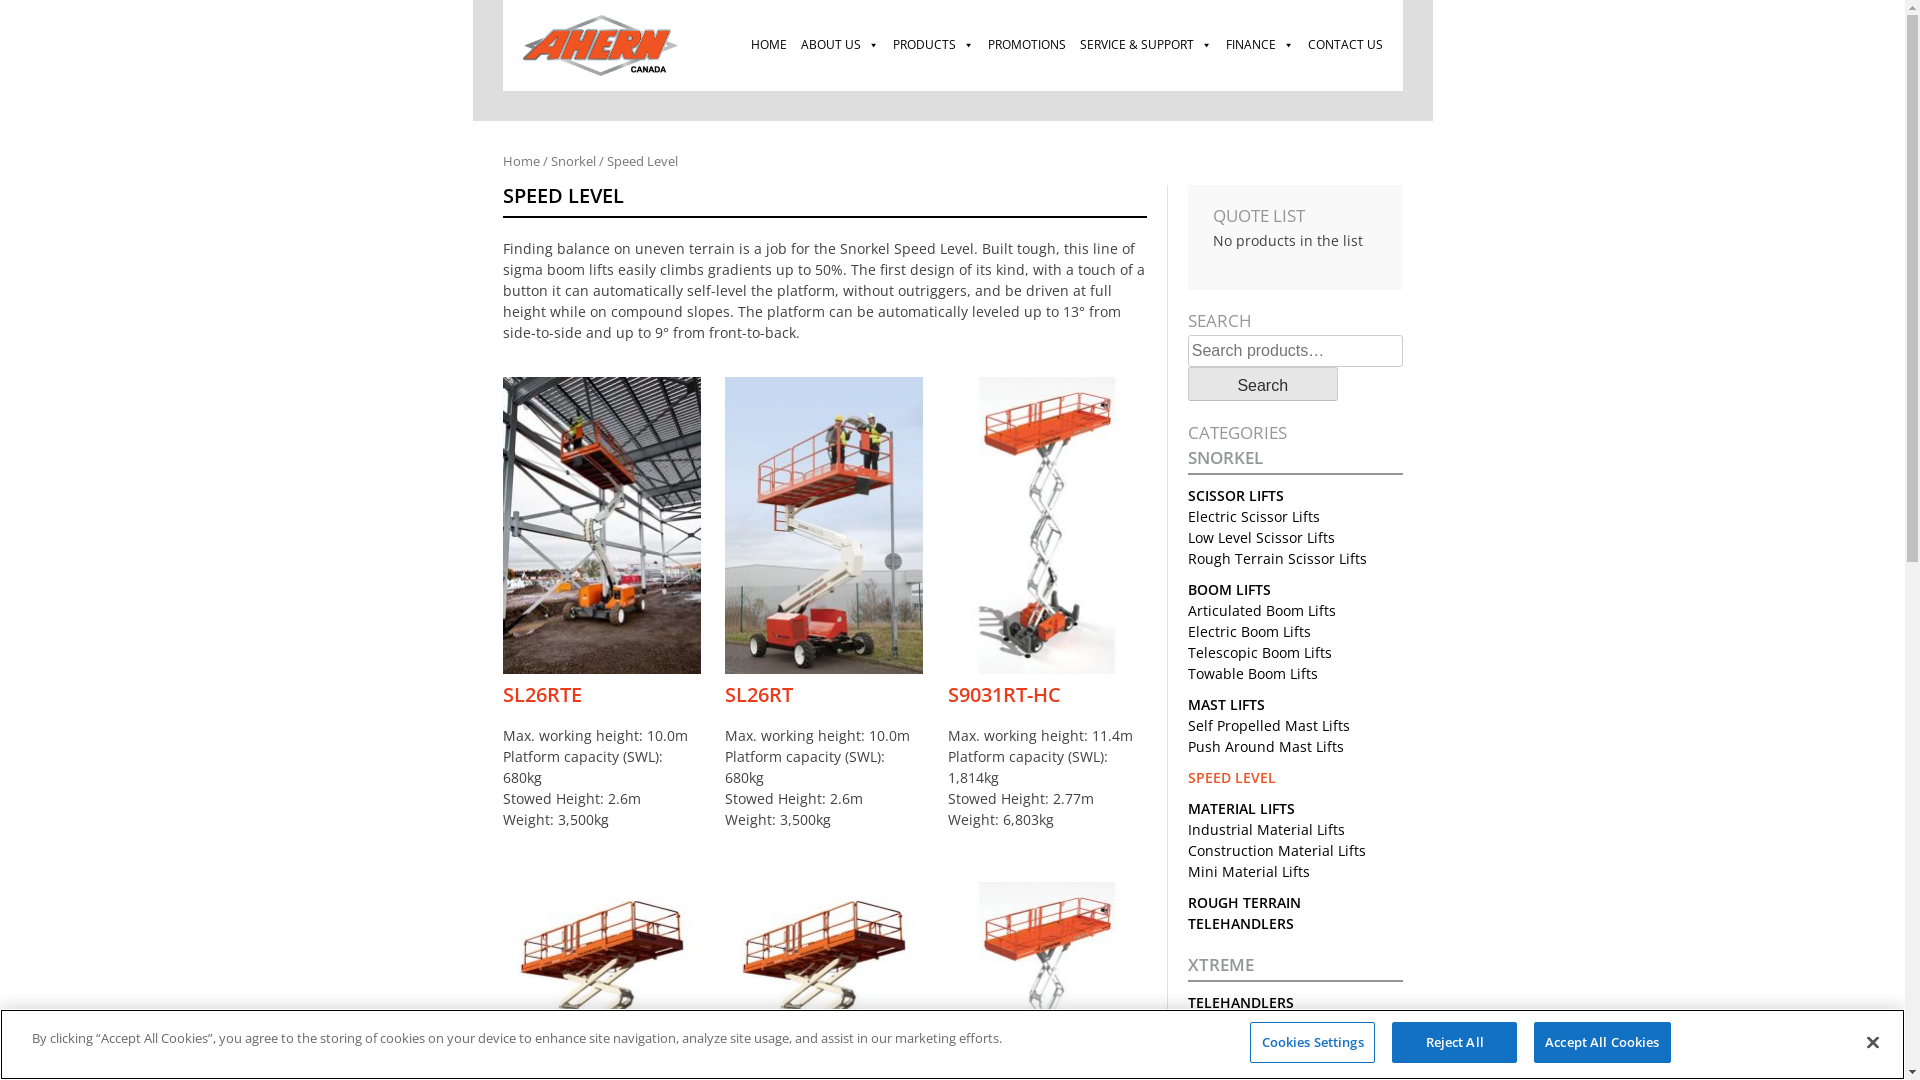  I want to click on 'SNORKEL', so click(1295, 461).